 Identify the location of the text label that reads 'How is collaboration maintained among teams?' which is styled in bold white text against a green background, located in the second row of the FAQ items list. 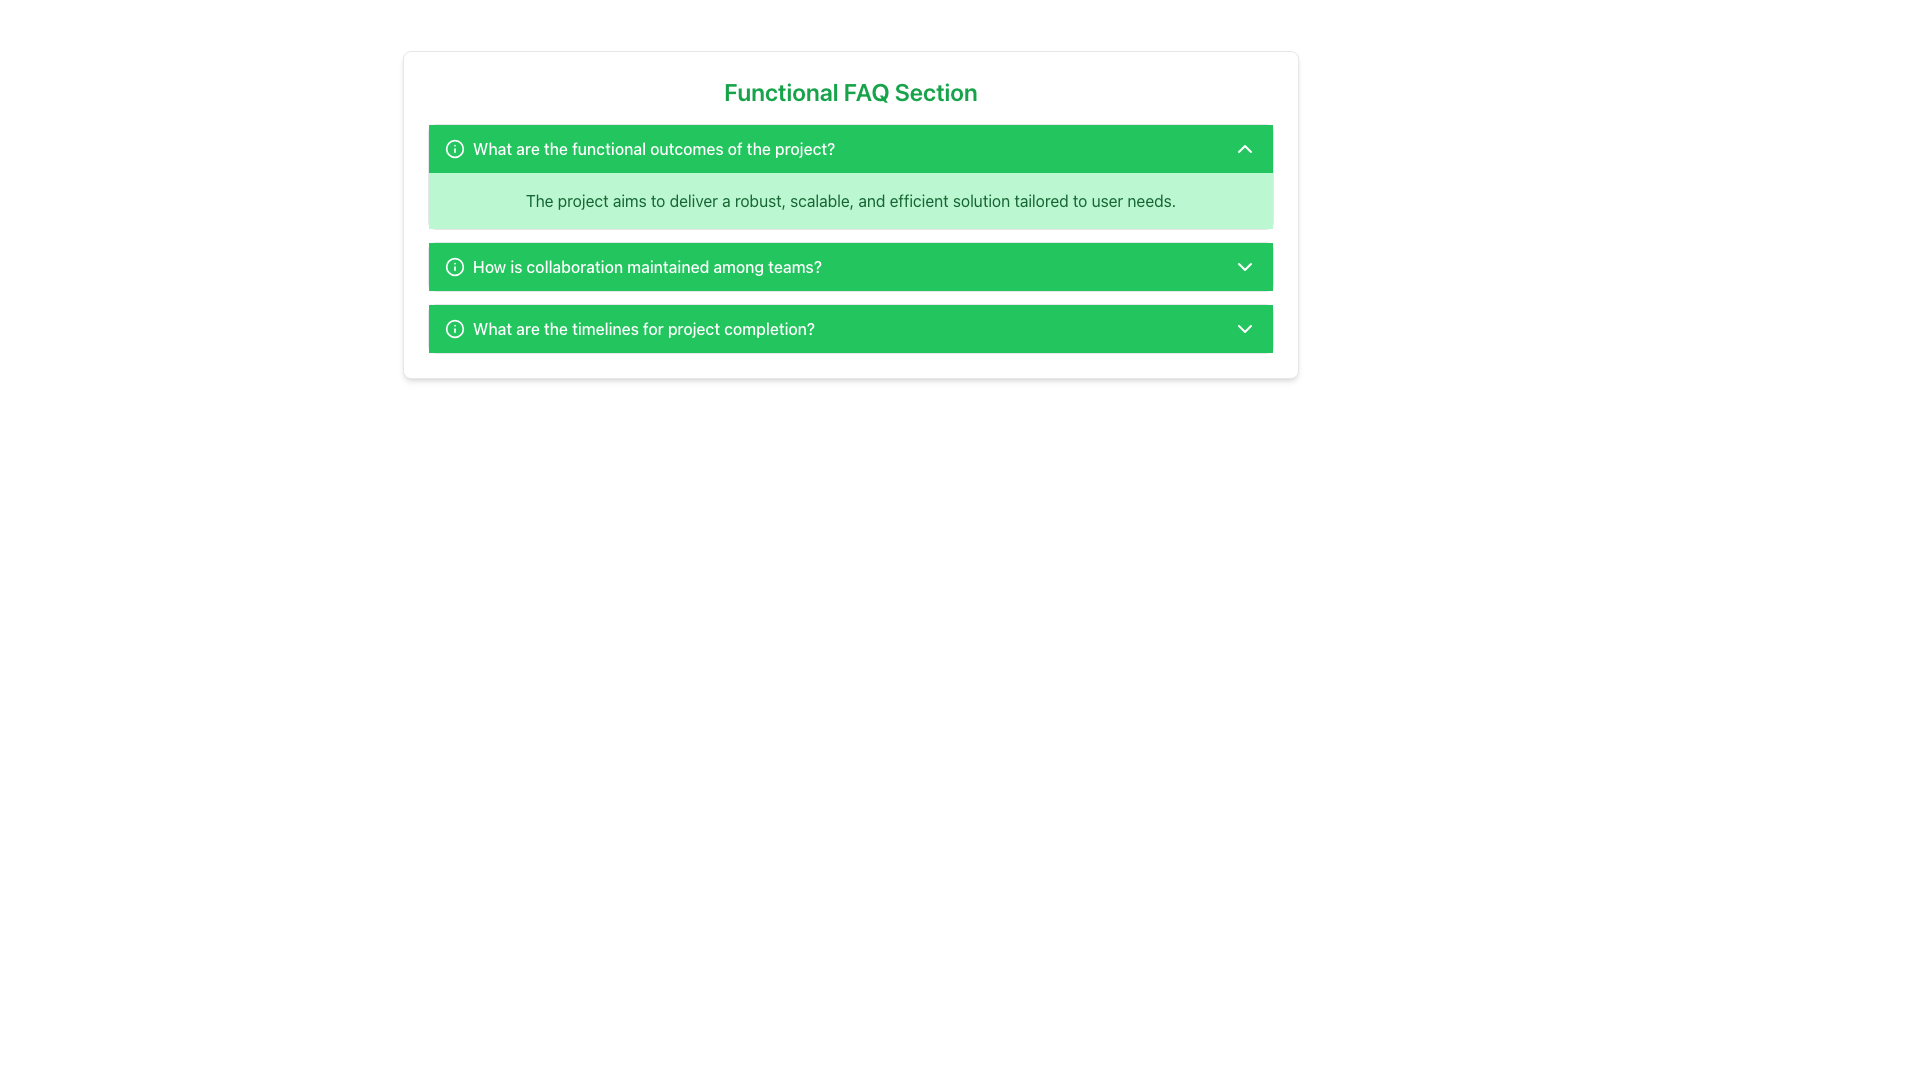
(632, 265).